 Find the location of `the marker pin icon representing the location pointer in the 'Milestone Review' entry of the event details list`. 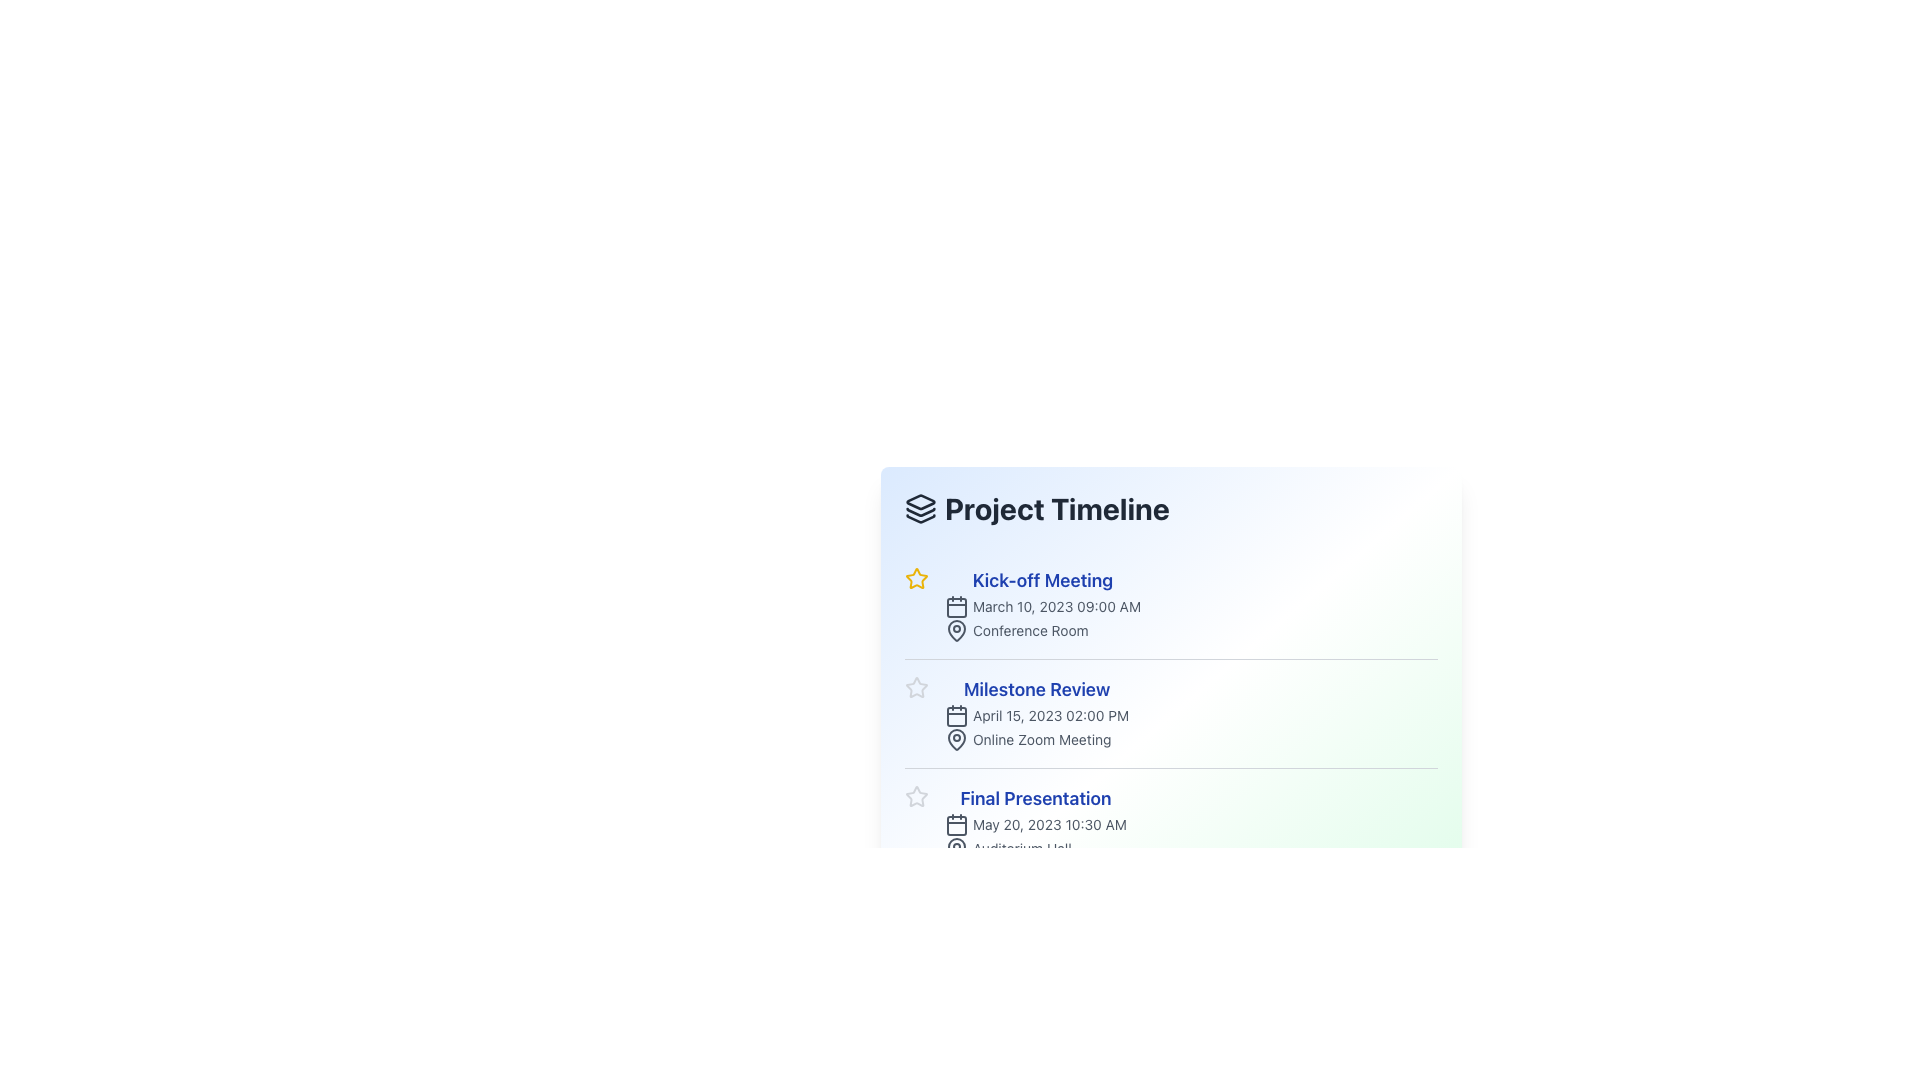

the marker pin icon representing the location pointer in the 'Milestone Review' entry of the event details list is located at coordinates (955, 739).